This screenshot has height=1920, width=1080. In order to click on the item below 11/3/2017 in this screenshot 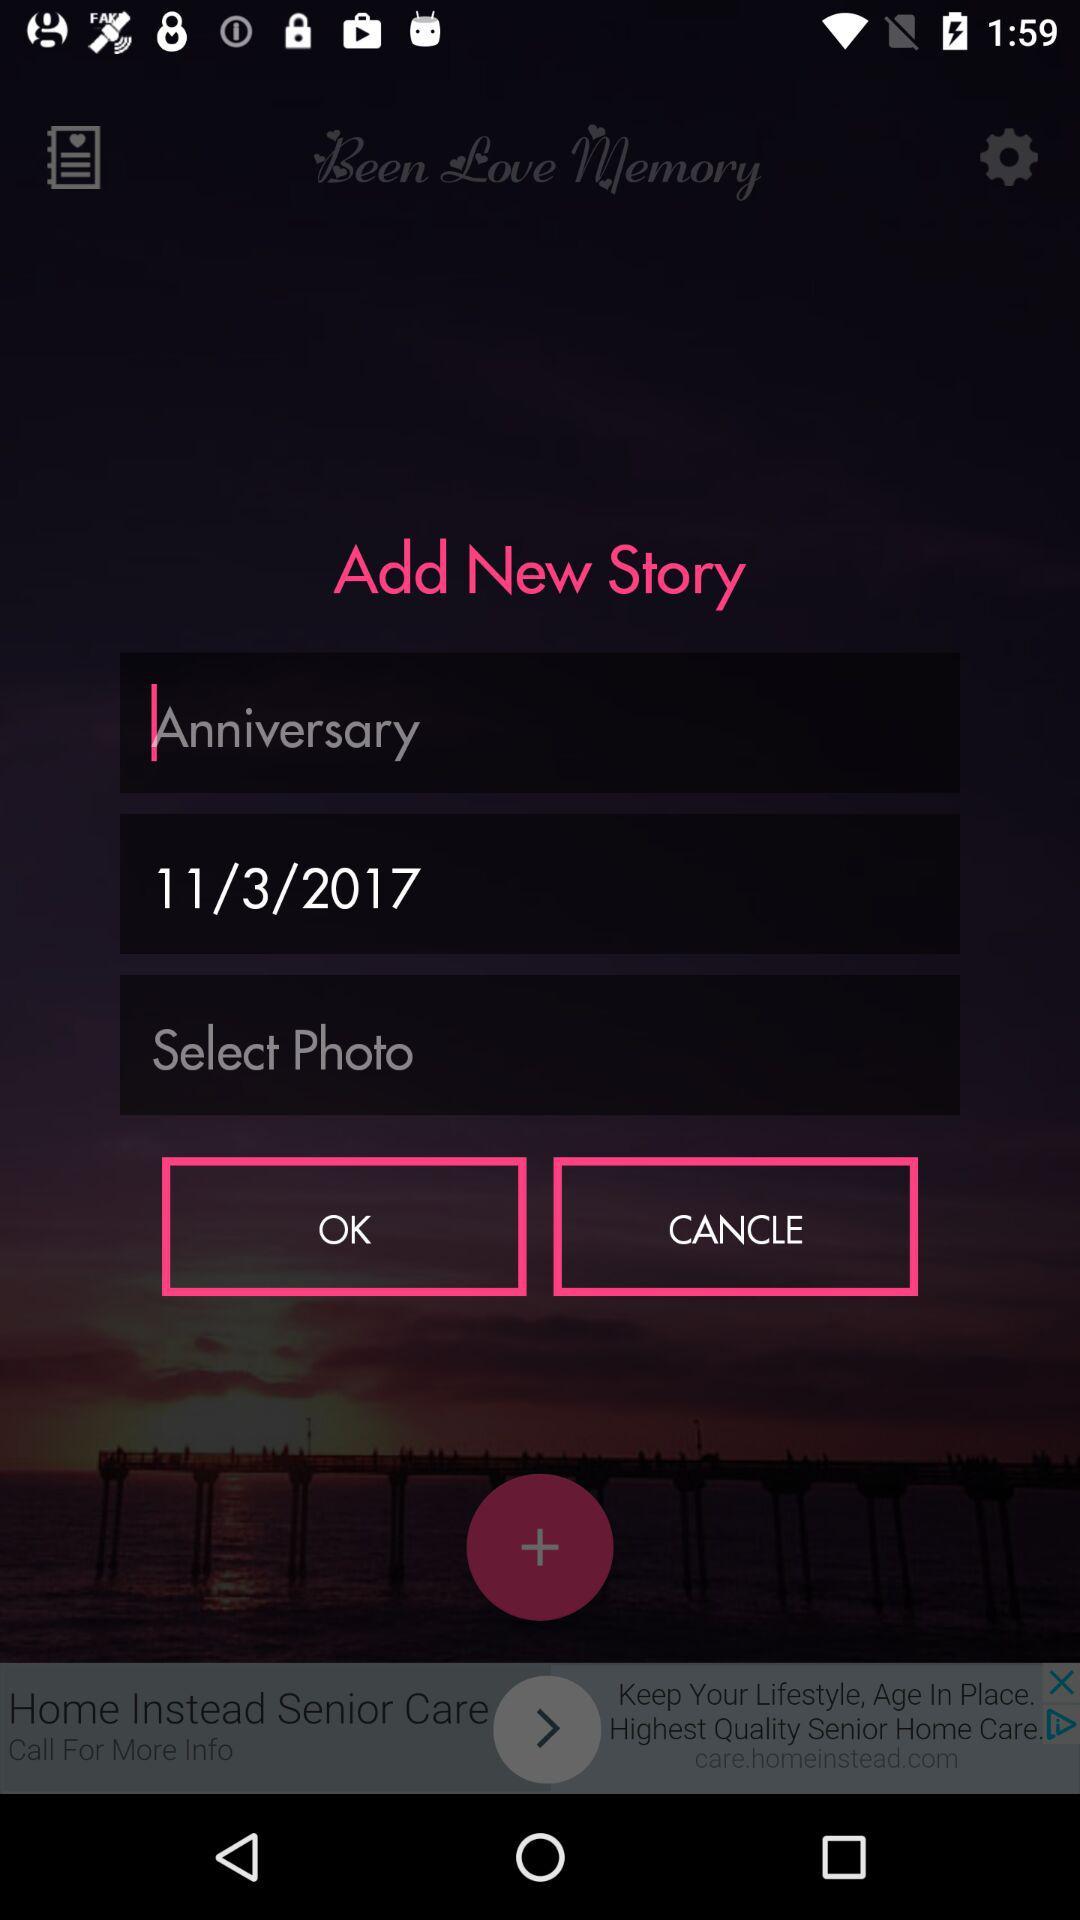, I will do `click(540, 1044)`.